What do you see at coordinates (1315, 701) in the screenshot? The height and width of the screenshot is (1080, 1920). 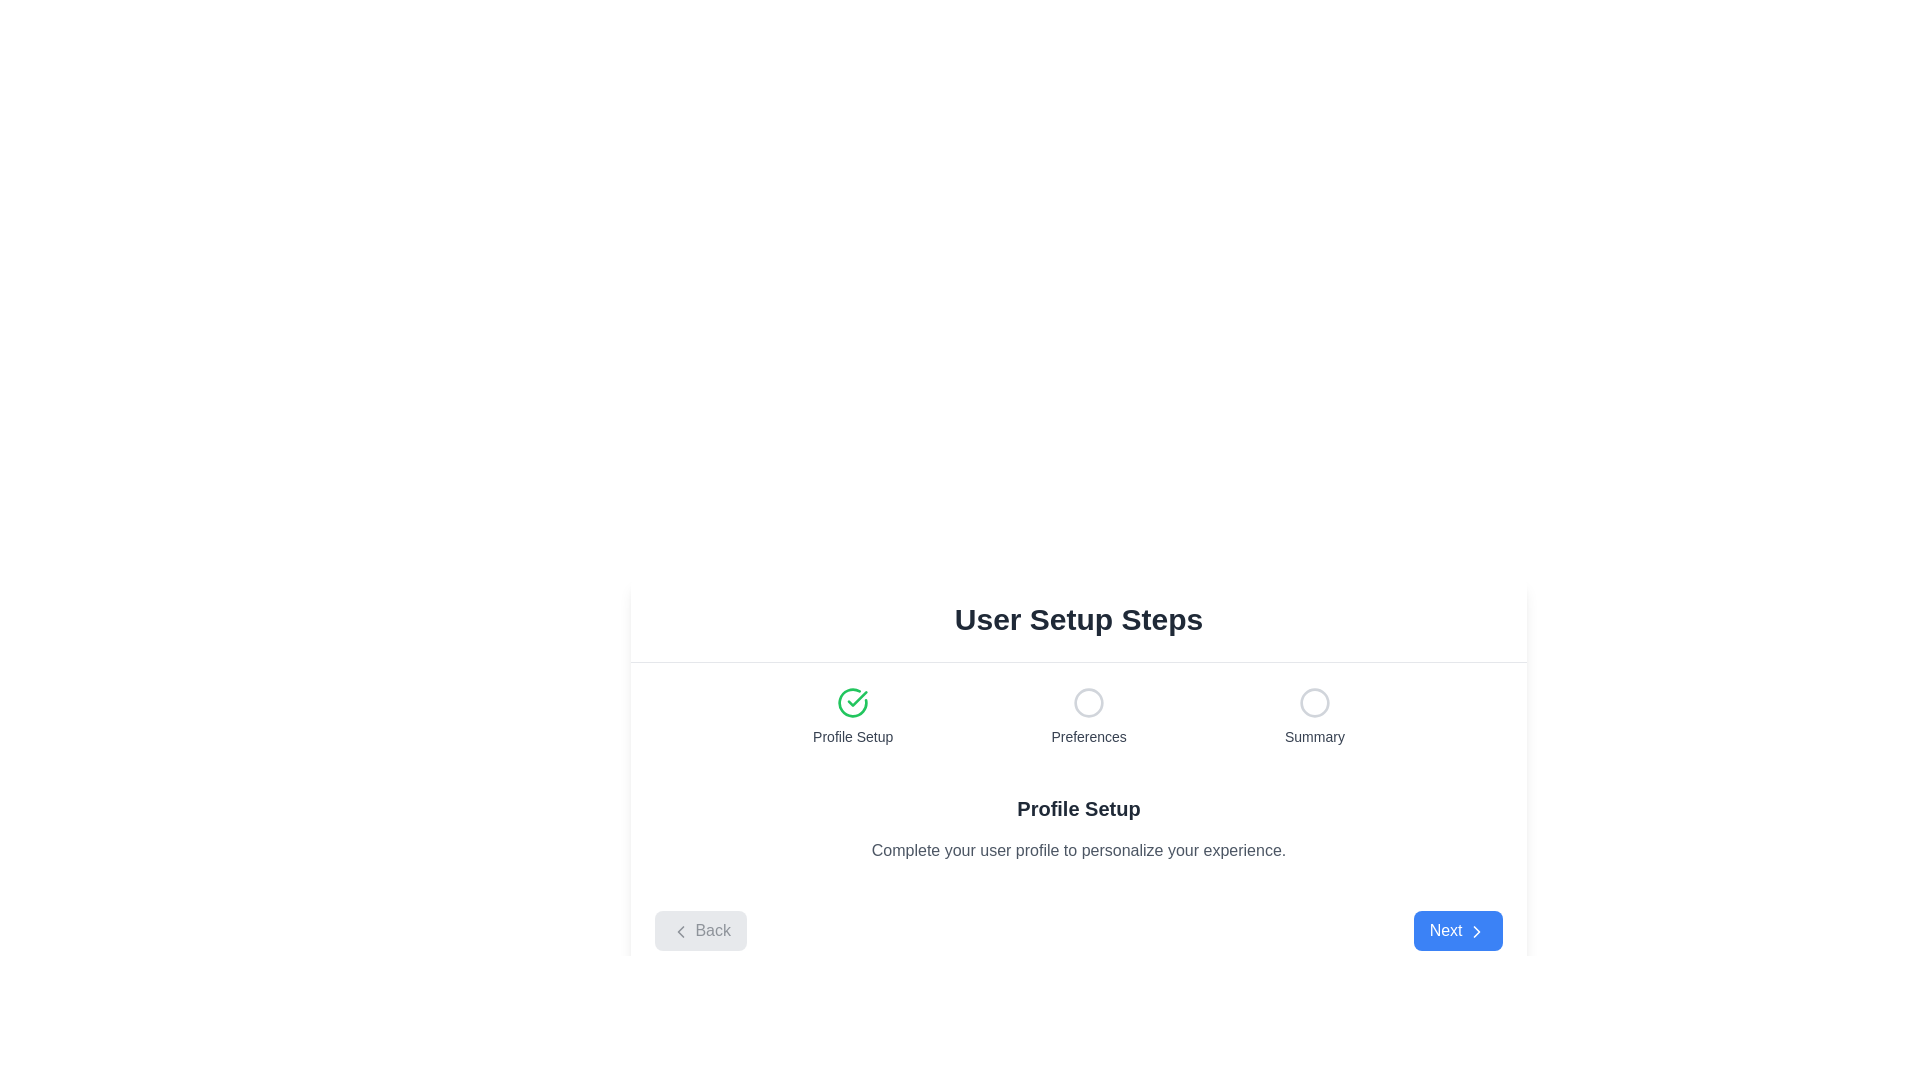 I see `the second circular icon with a gray border and white center located under the 'Summary' label in the step navigation section` at bounding box center [1315, 701].